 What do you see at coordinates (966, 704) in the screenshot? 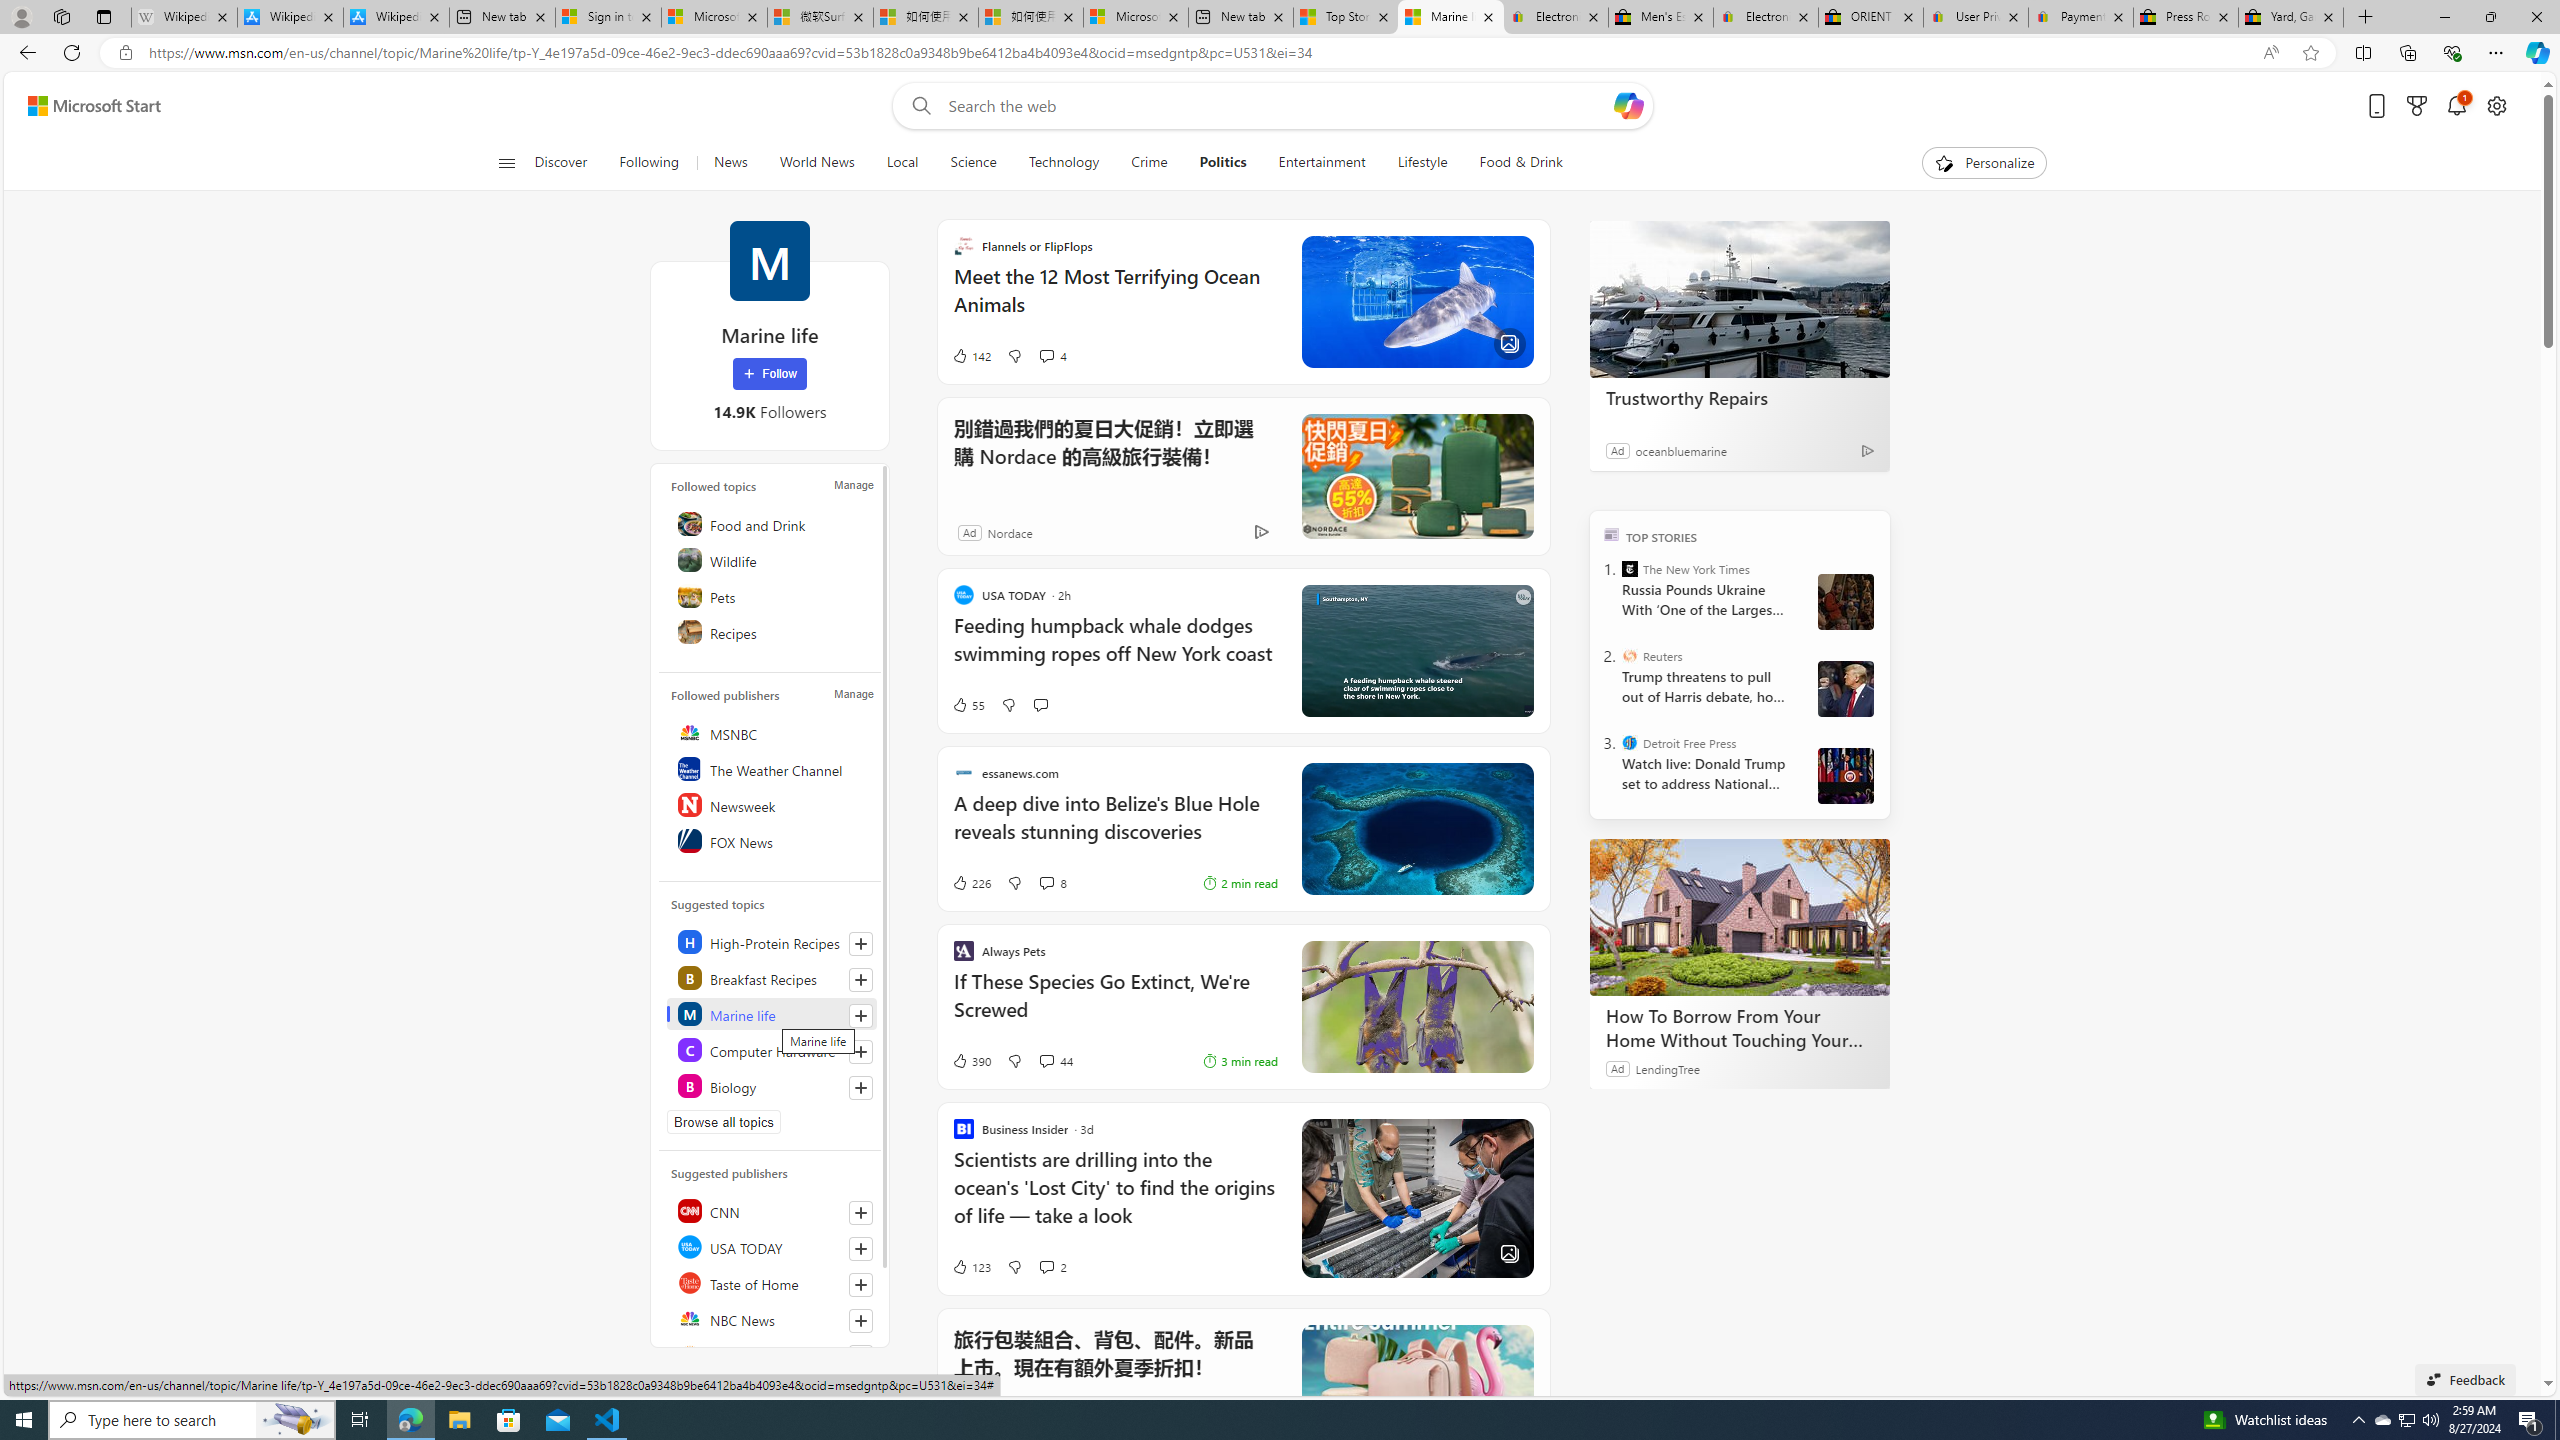
I see `'55 Like'` at bounding box center [966, 704].